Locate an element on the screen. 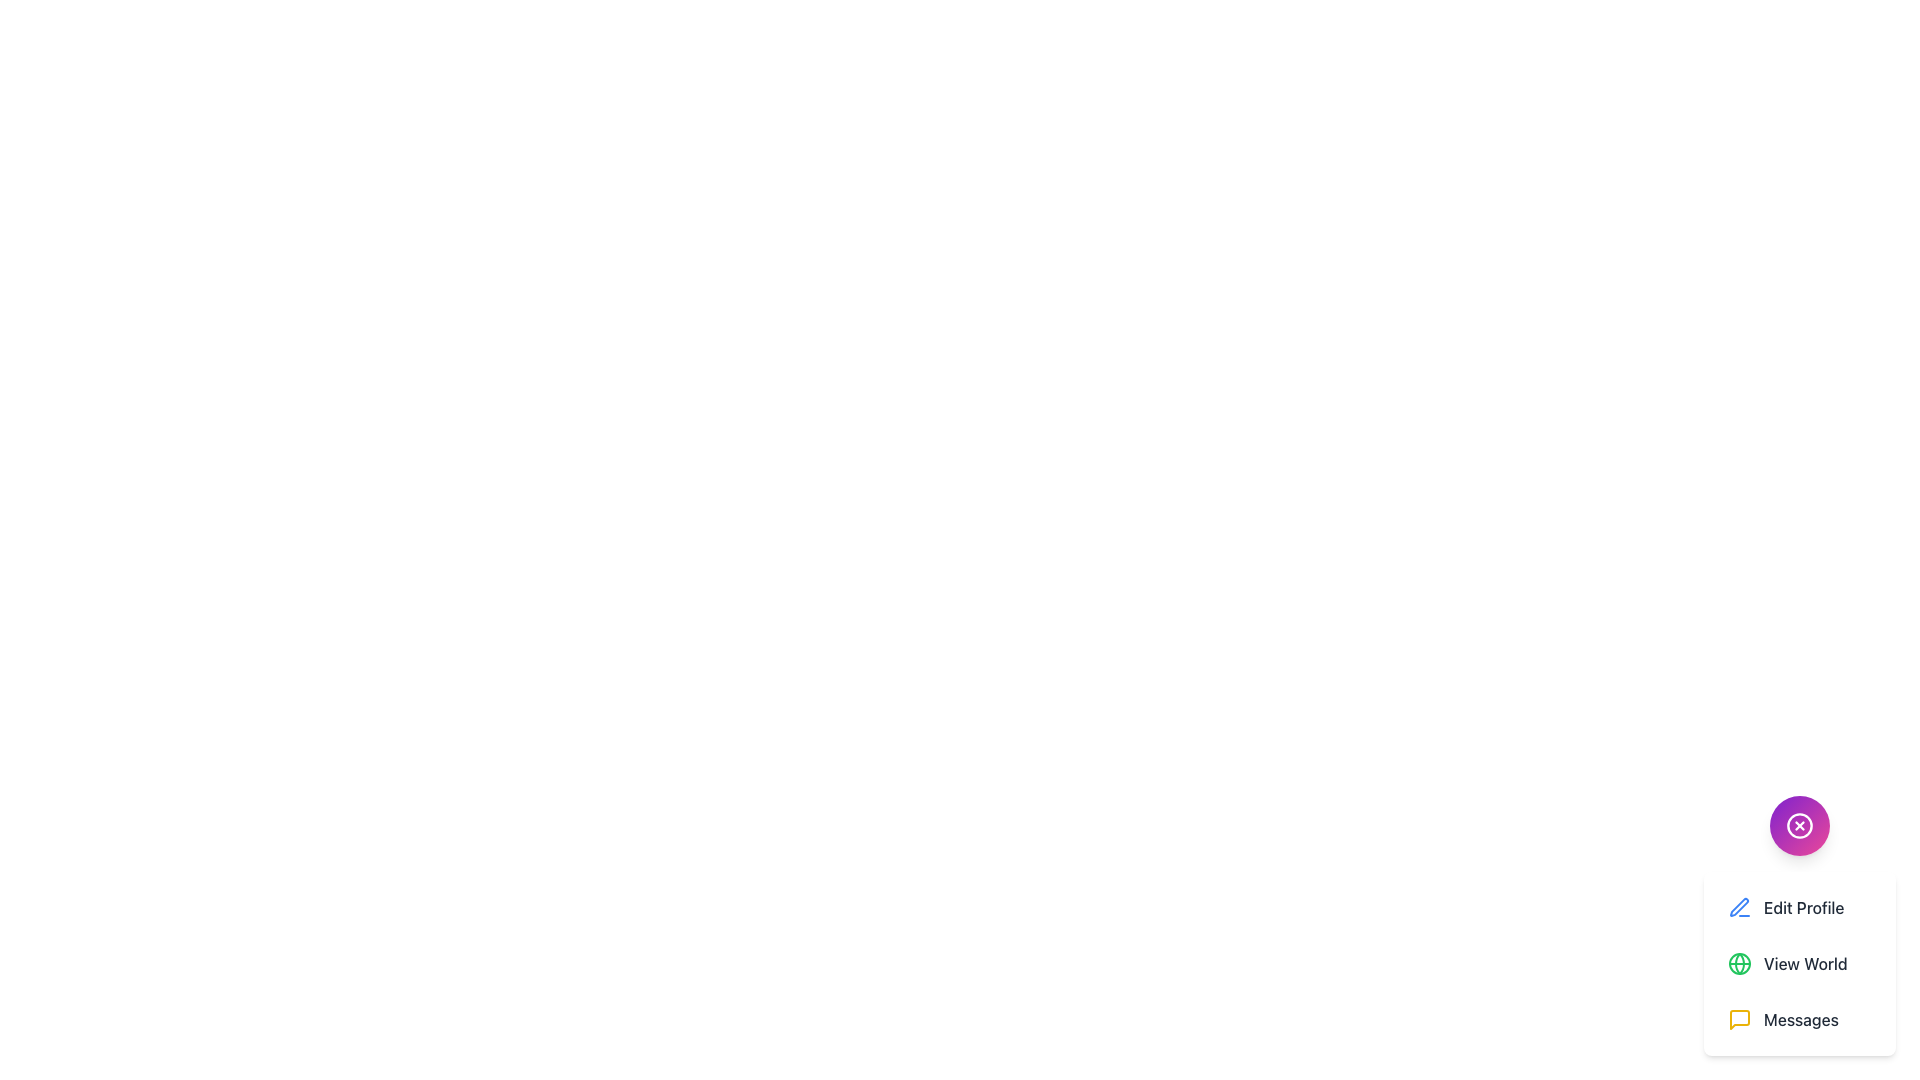 This screenshot has width=1920, height=1080. the second text label in the menu box that indicates an option is located at coordinates (1805, 963).